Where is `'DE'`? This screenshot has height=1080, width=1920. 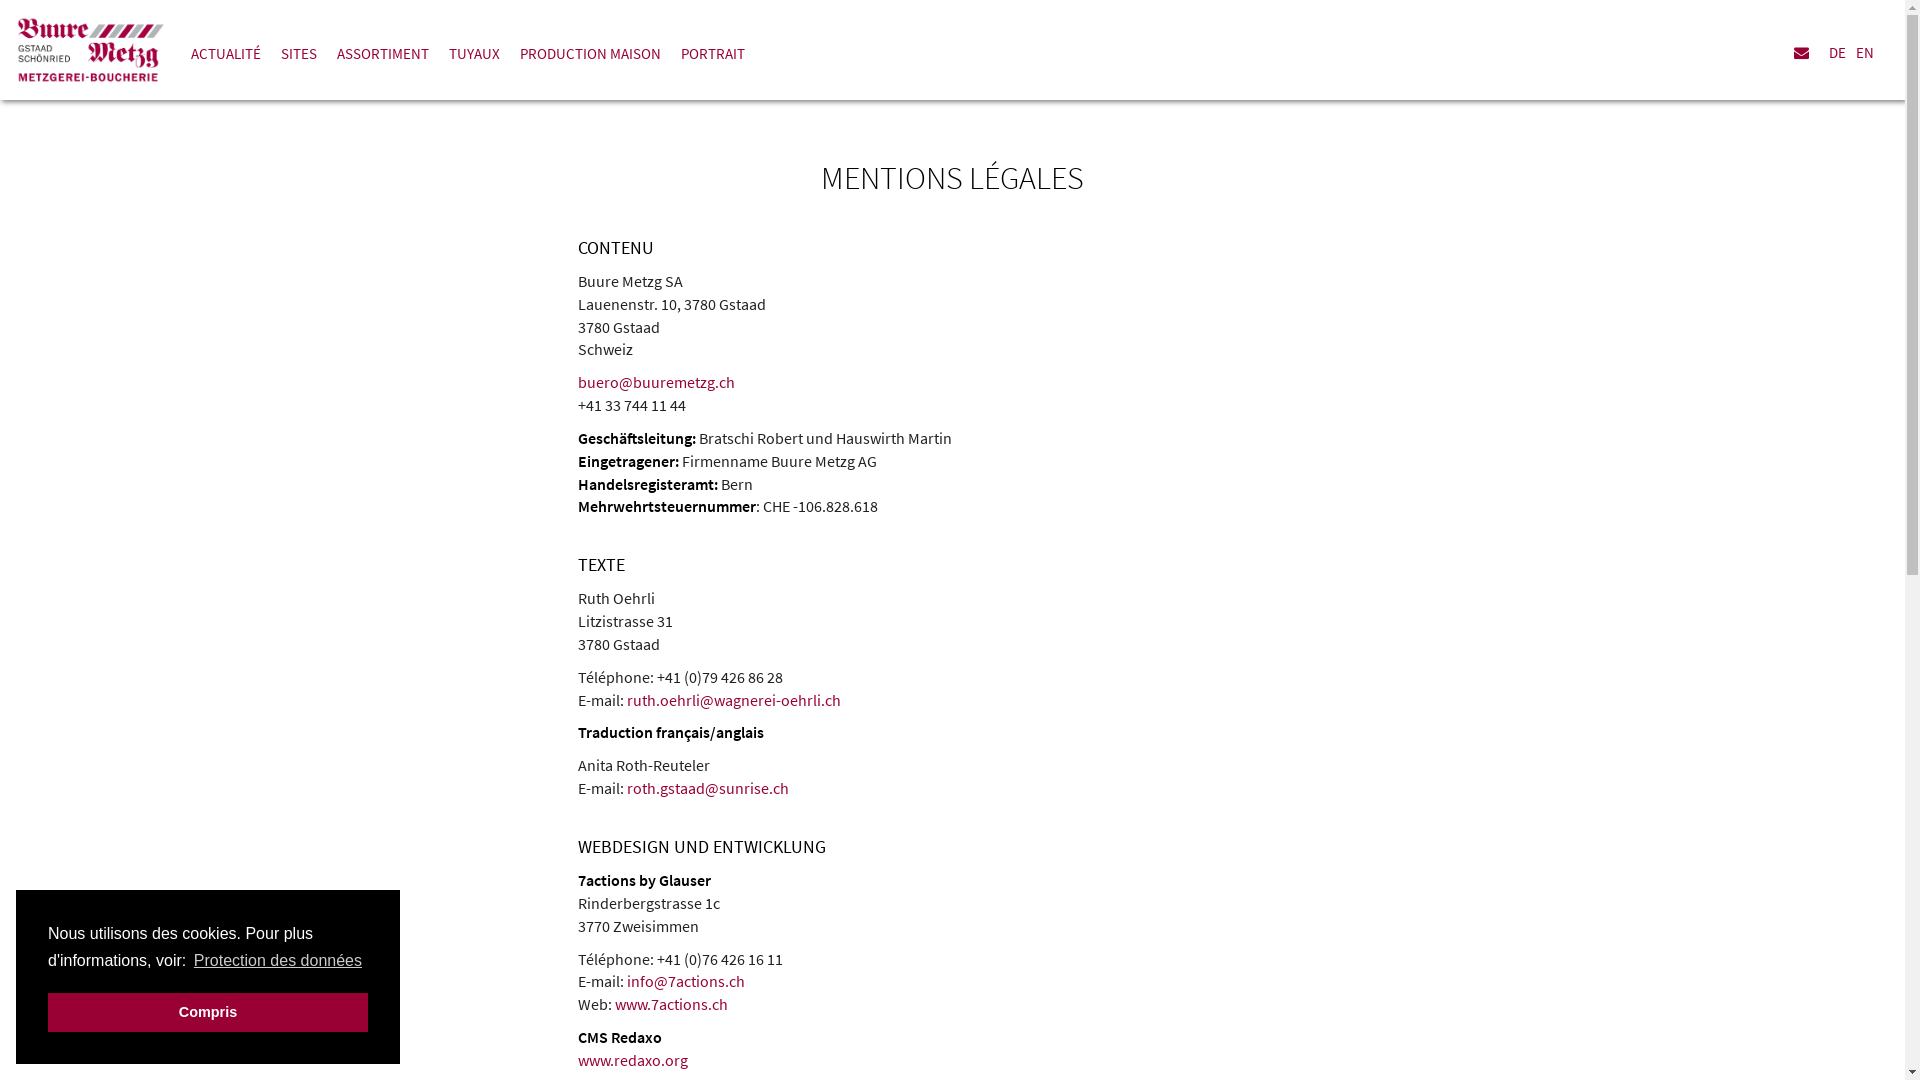
'DE' is located at coordinates (1841, 48).